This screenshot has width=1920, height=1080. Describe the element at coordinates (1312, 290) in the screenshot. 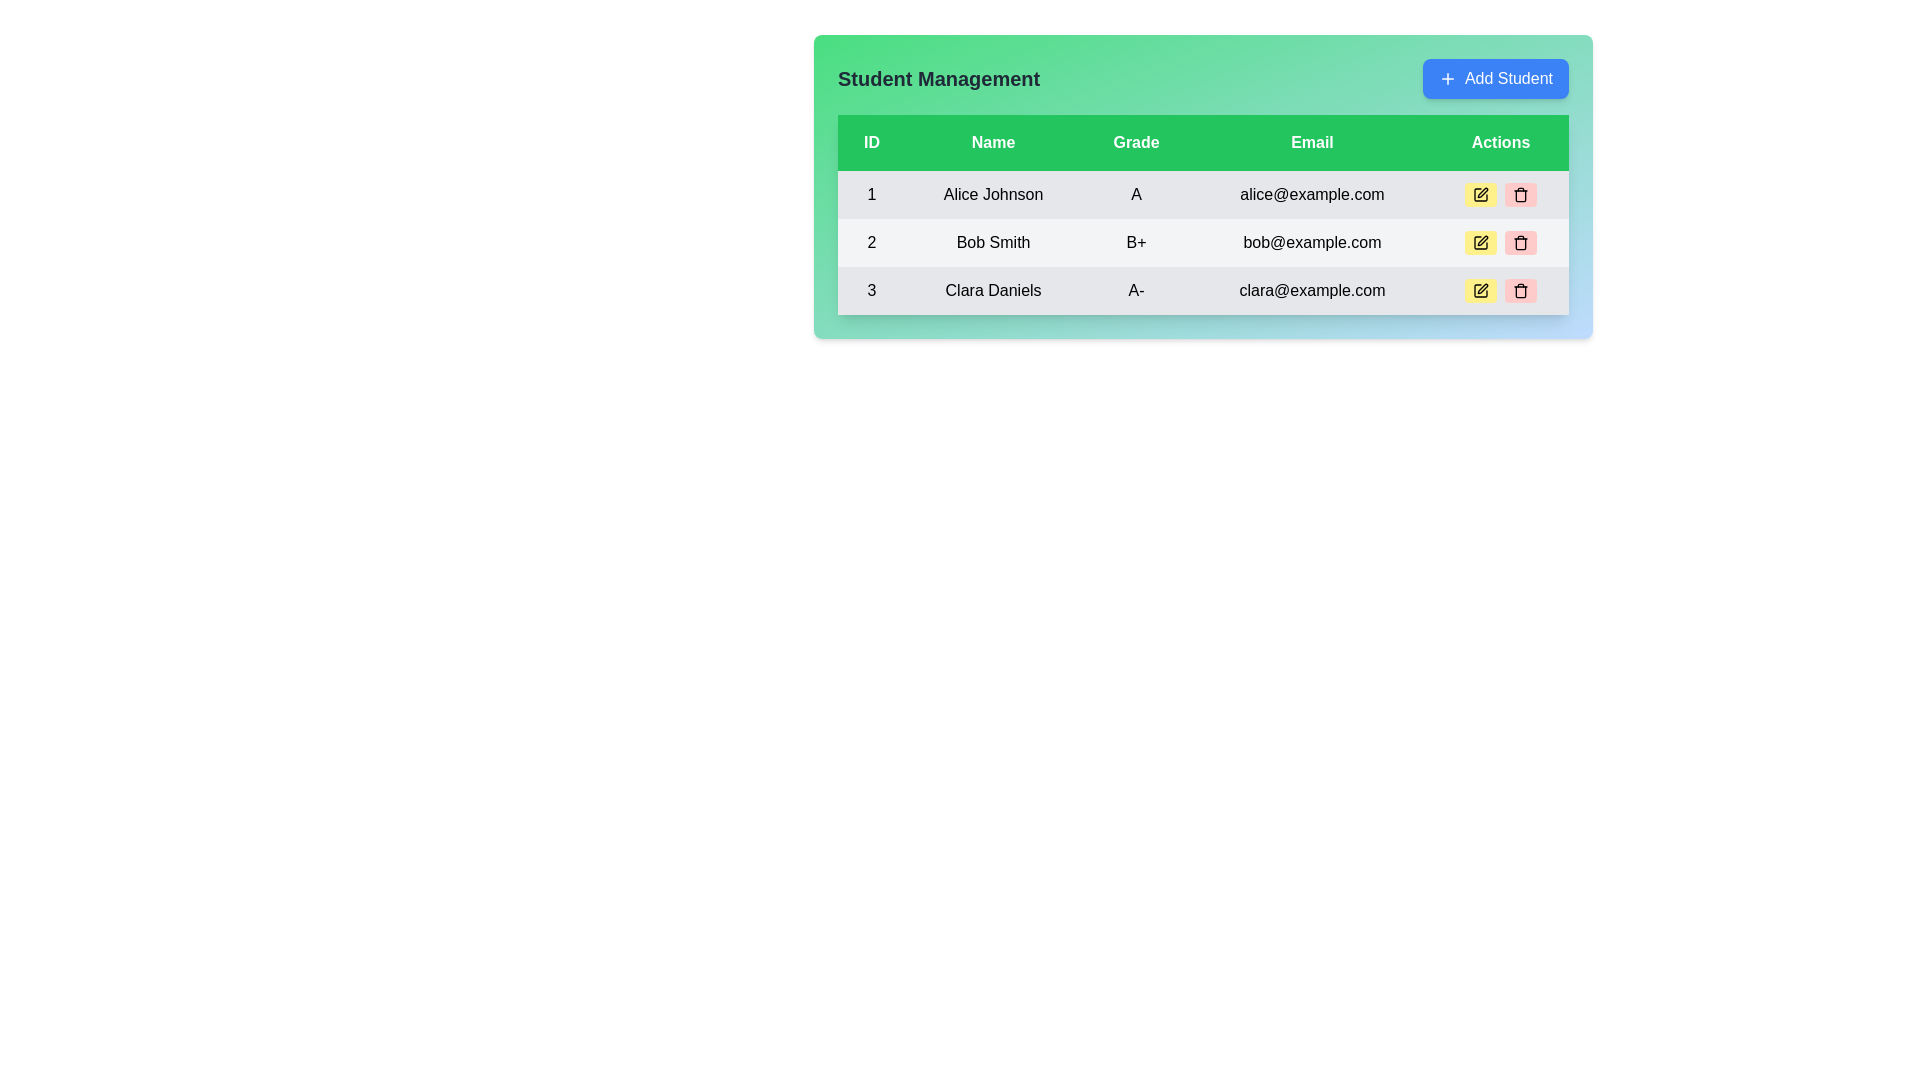

I see `email address 'clara@example.com' associated with 'Clara Daniels' located in the fourth column of the third row of a table-like structure` at that location.